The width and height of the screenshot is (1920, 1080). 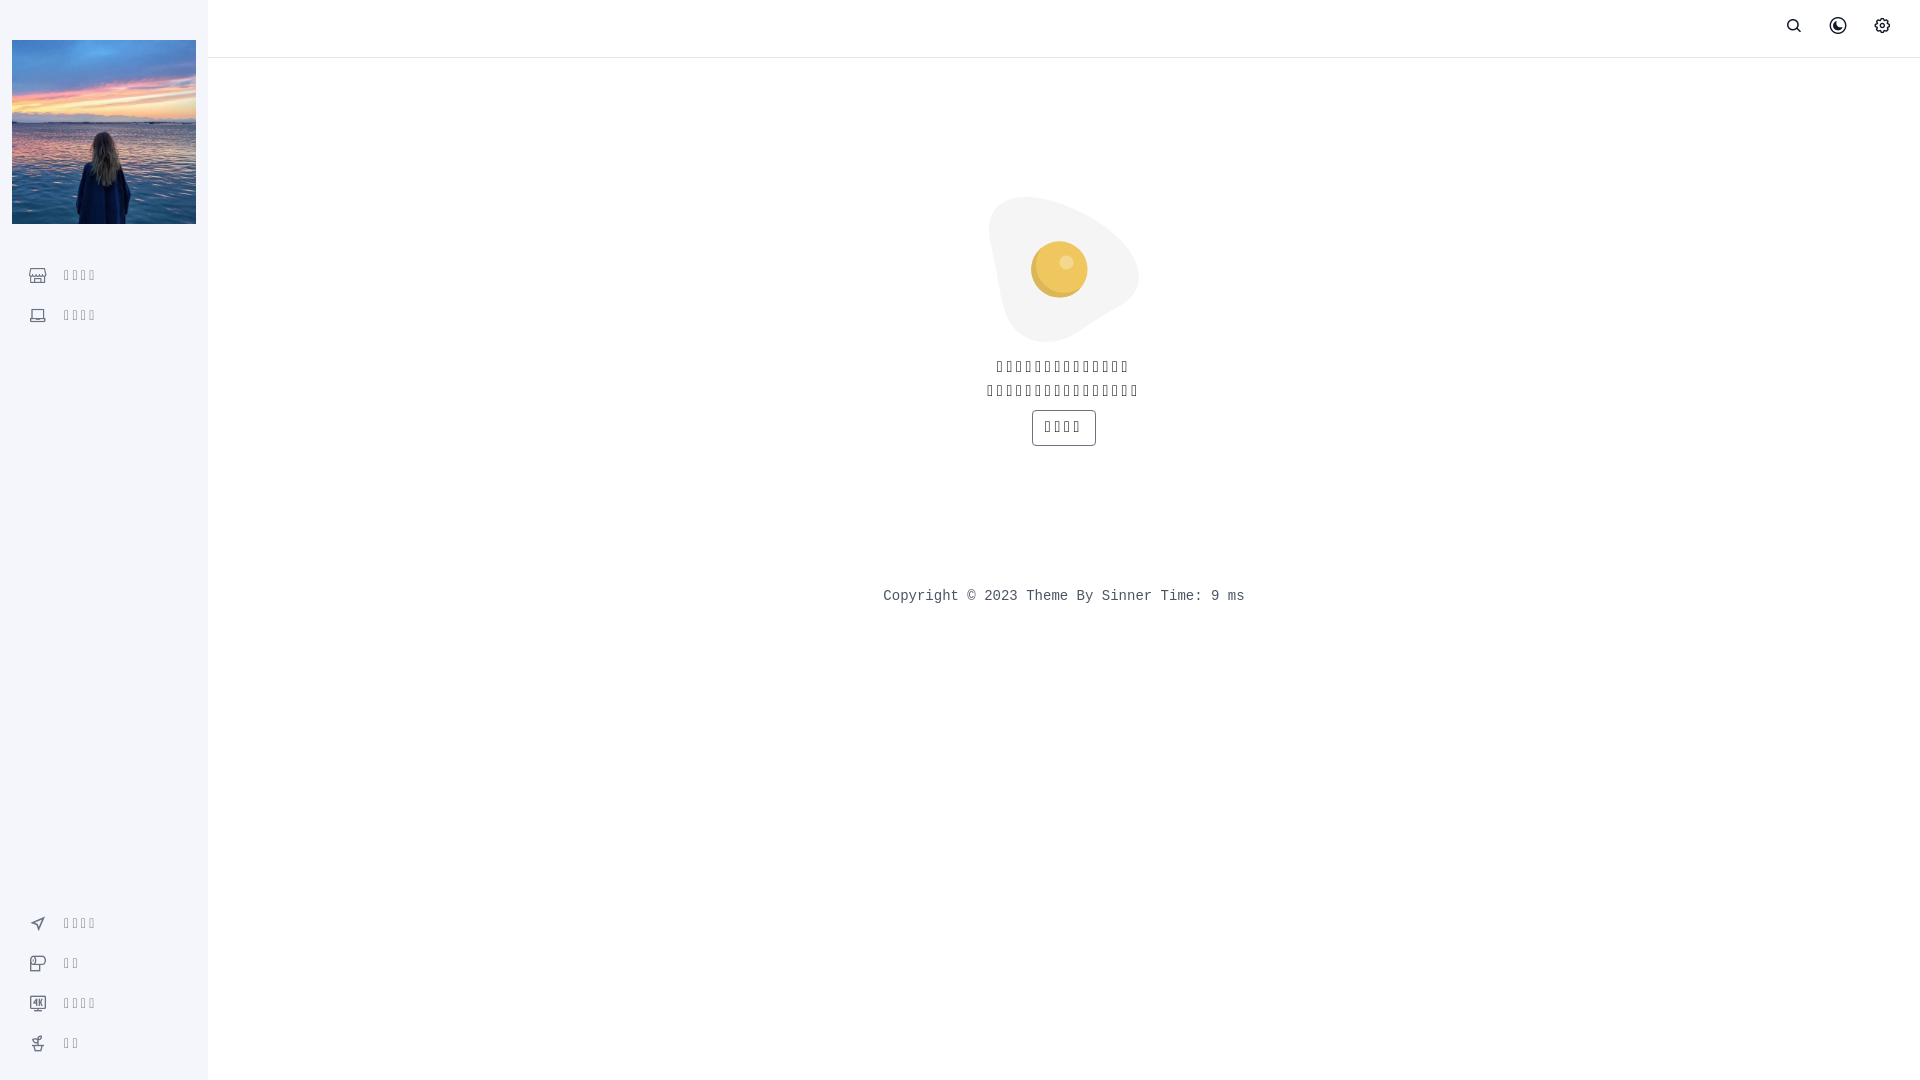 What do you see at coordinates (1127, 595) in the screenshot?
I see `'Sinner'` at bounding box center [1127, 595].